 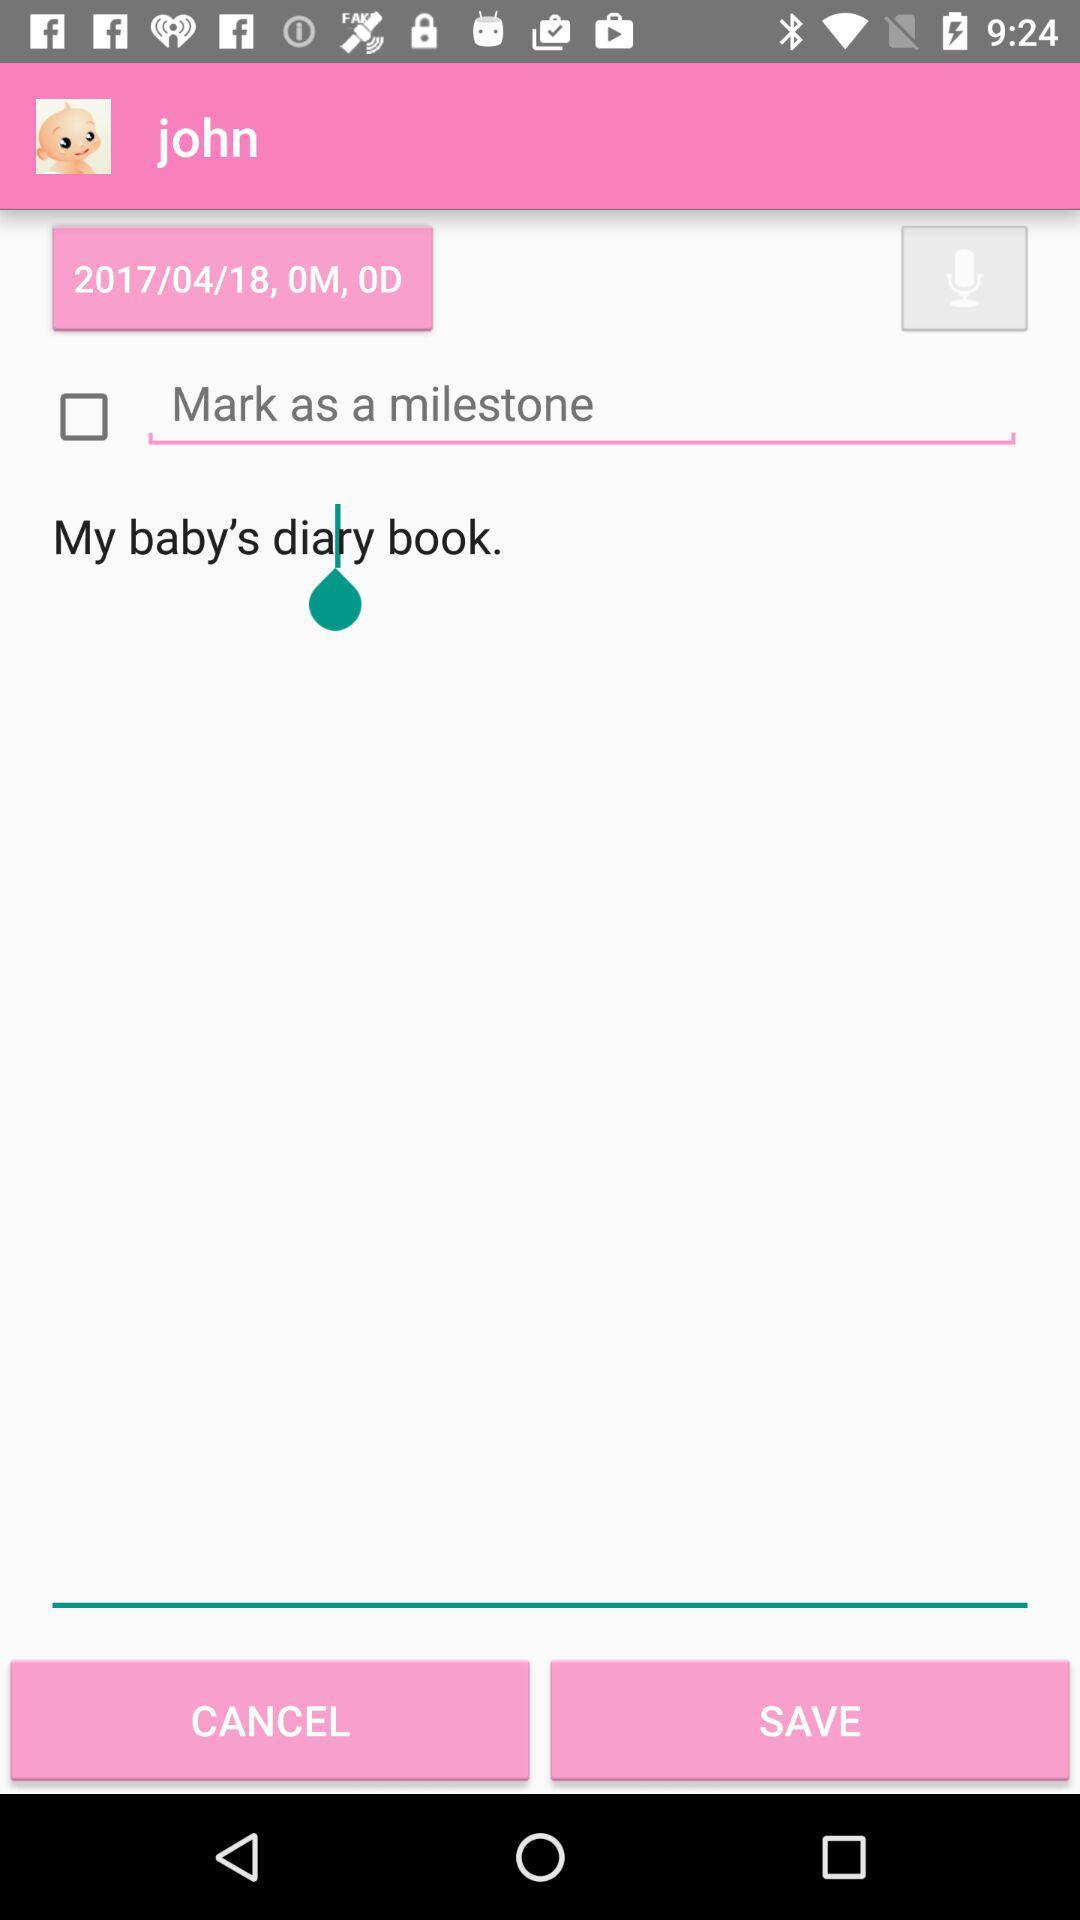 I want to click on app next to the john item, so click(x=72, y=135).